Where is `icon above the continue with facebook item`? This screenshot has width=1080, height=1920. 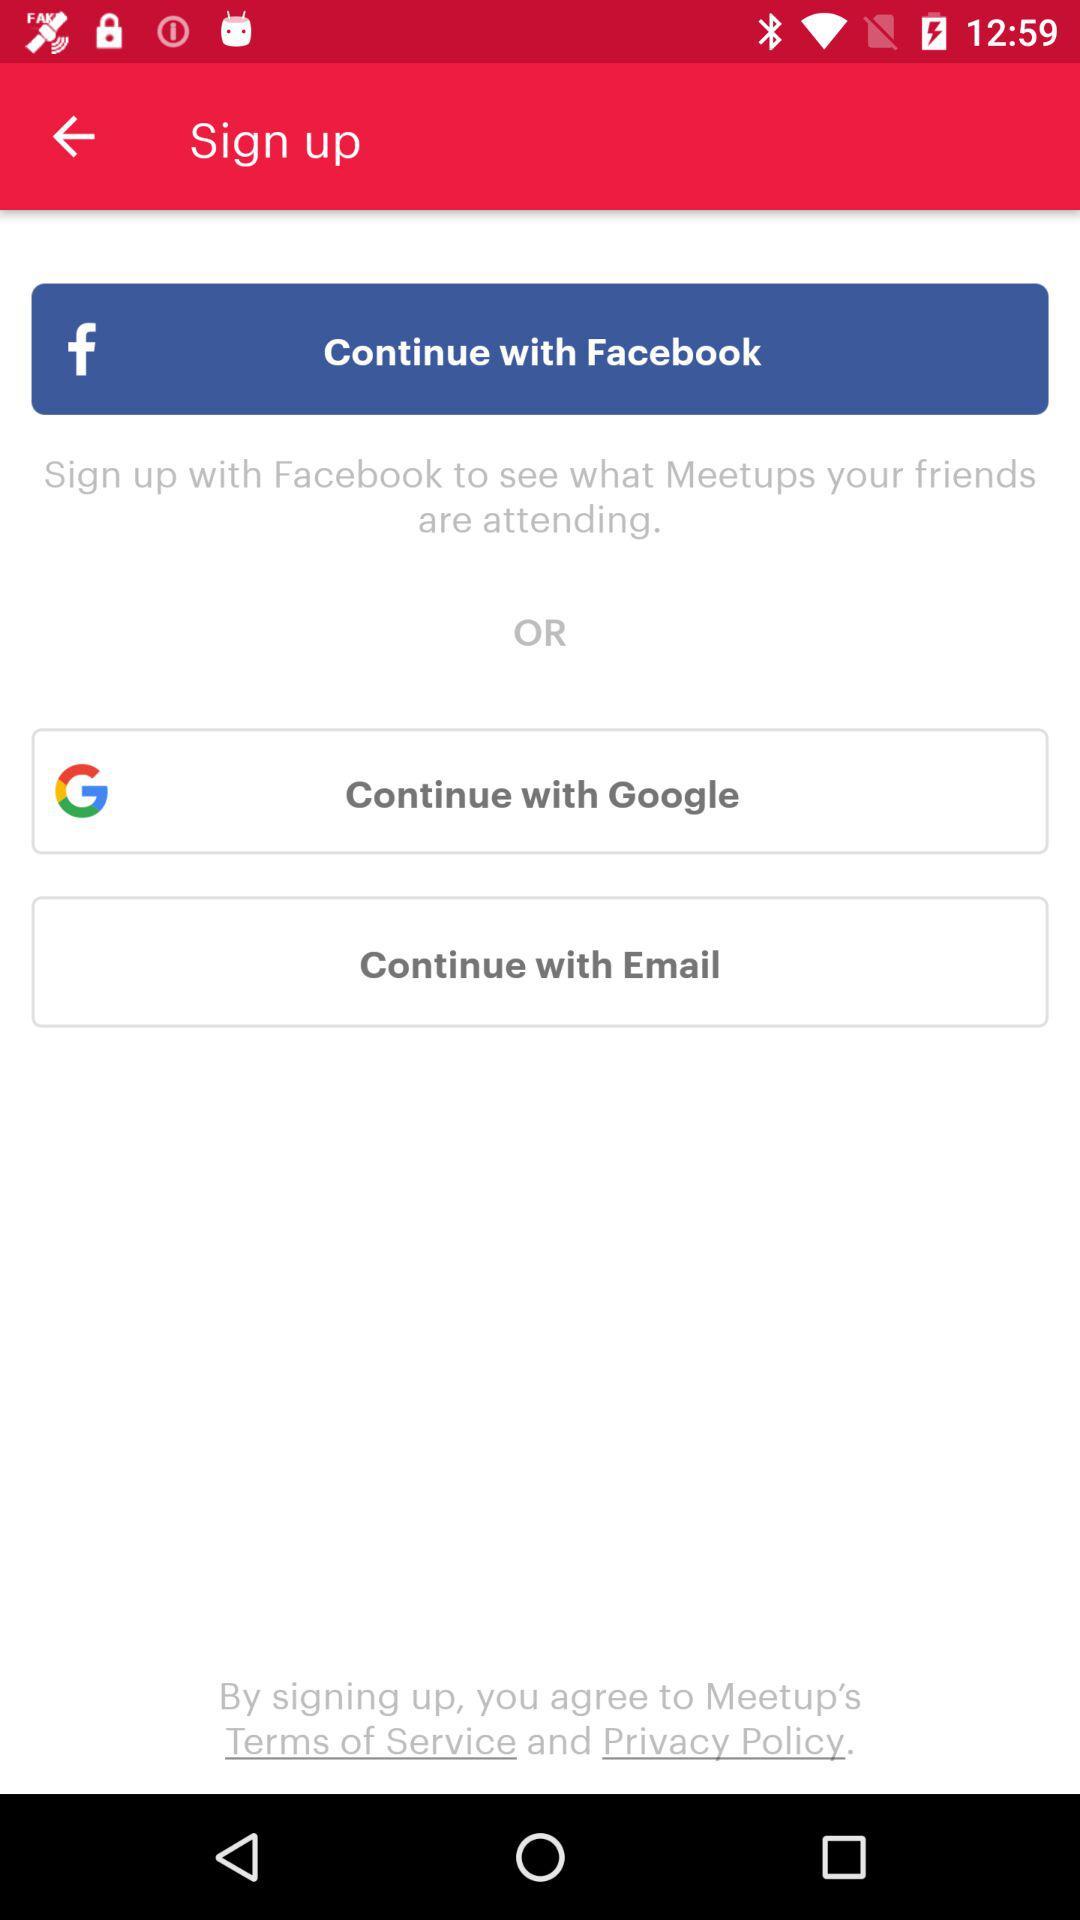 icon above the continue with facebook item is located at coordinates (72, 135).